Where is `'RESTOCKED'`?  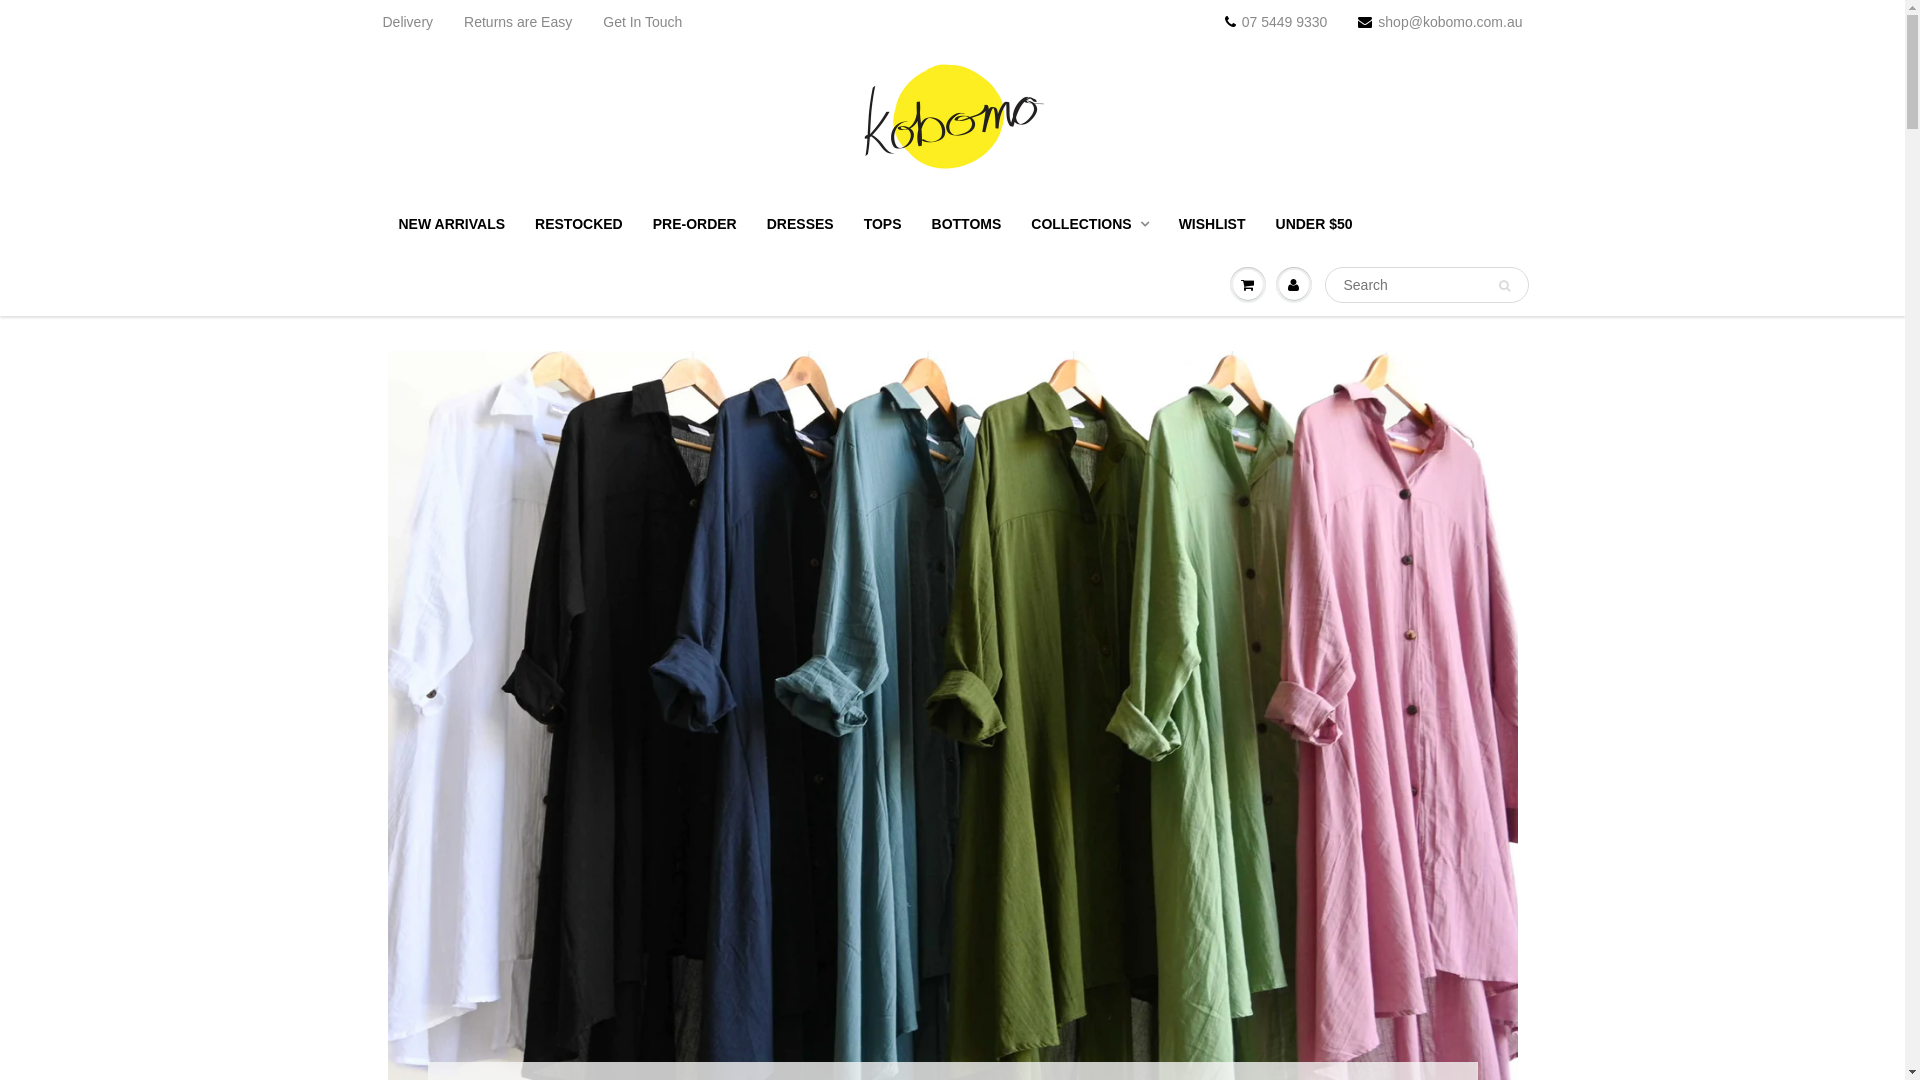 'RESTOCKED' is located at coordinates (578, 223).